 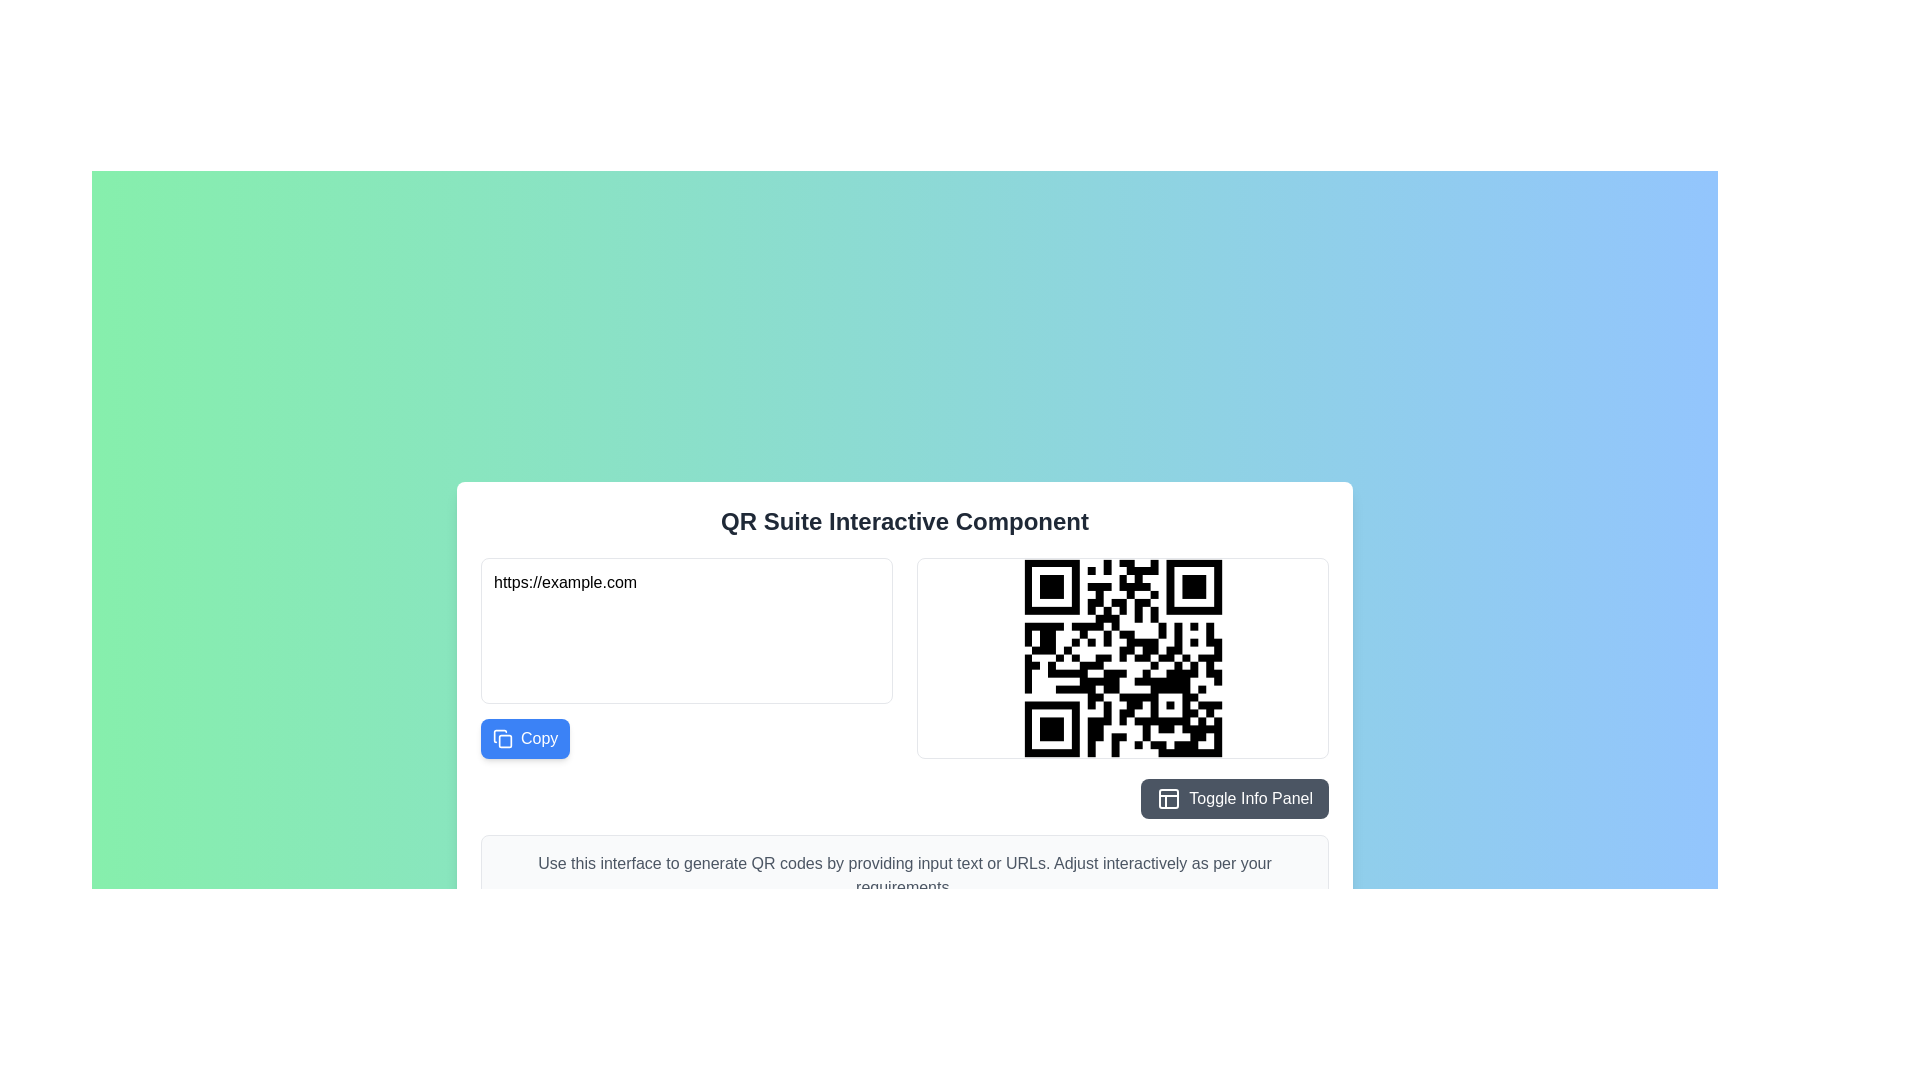 What do you see at coordinates (525, 738) in the screenshot?
I see `the blue rectangular 'Copy' button located below the URL input field at https://example.com to copy the text` at bounding box center [525, 738].